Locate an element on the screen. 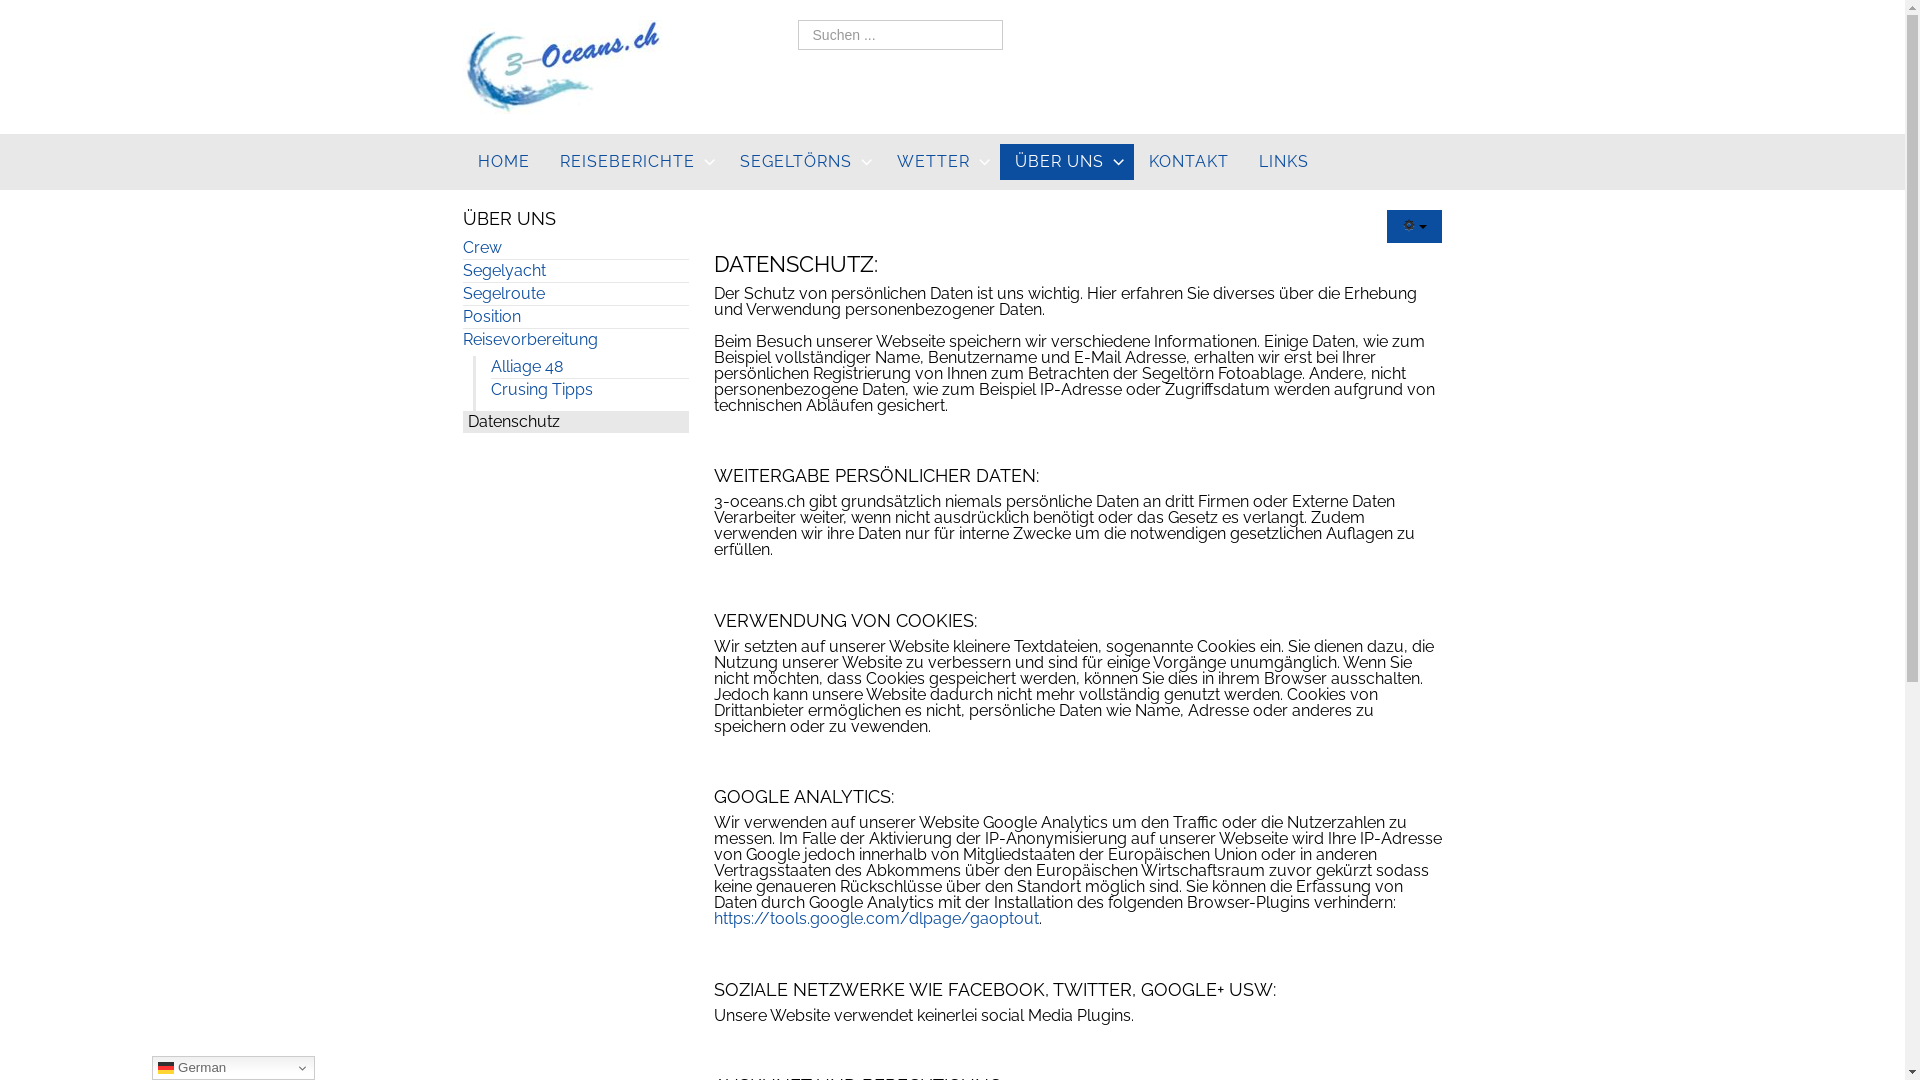 The height and width of the screenshot is (1080, 1920). 'Crew' is located at coordinates (574, 246).